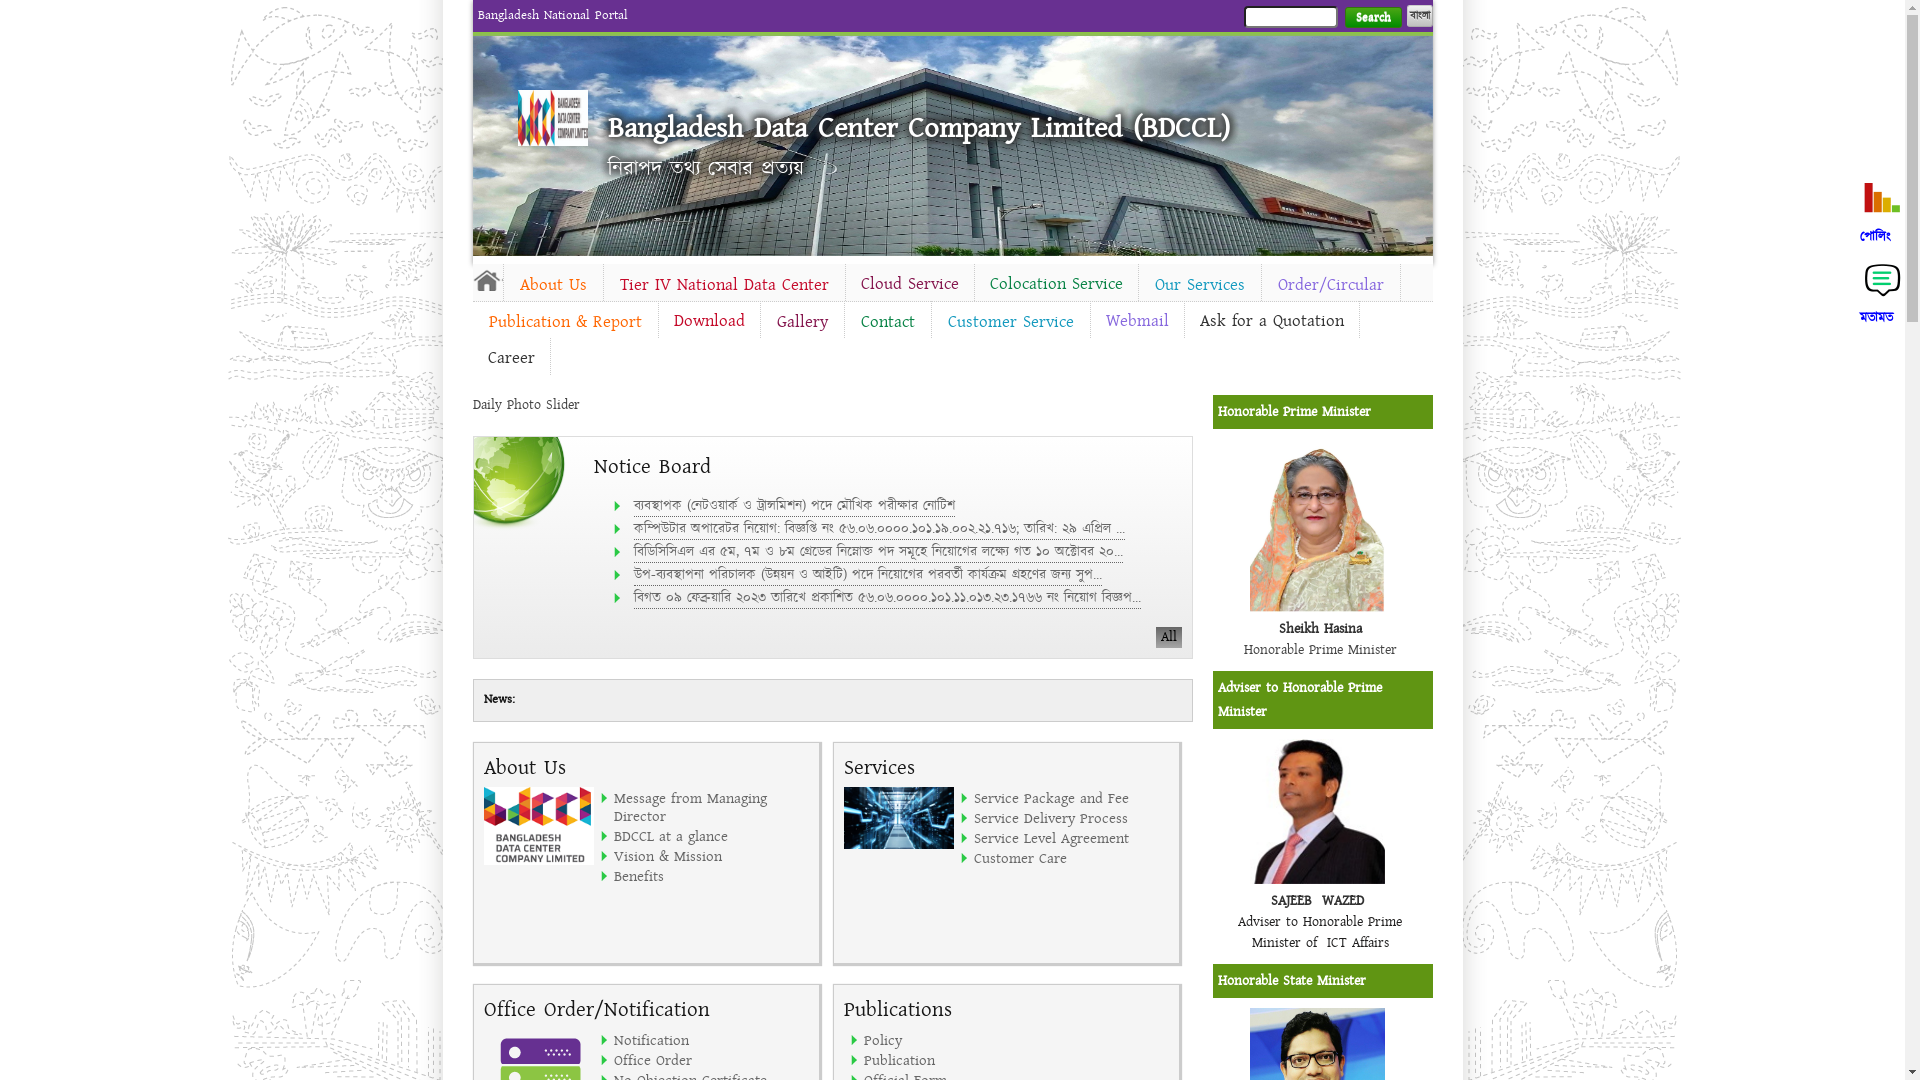 This screenshot has height=1080, width=1920. What do you see at coordinates (711, 836) in the screenshot?
I see `'BDCCL at a glance'` at bounding box center [711, 836].